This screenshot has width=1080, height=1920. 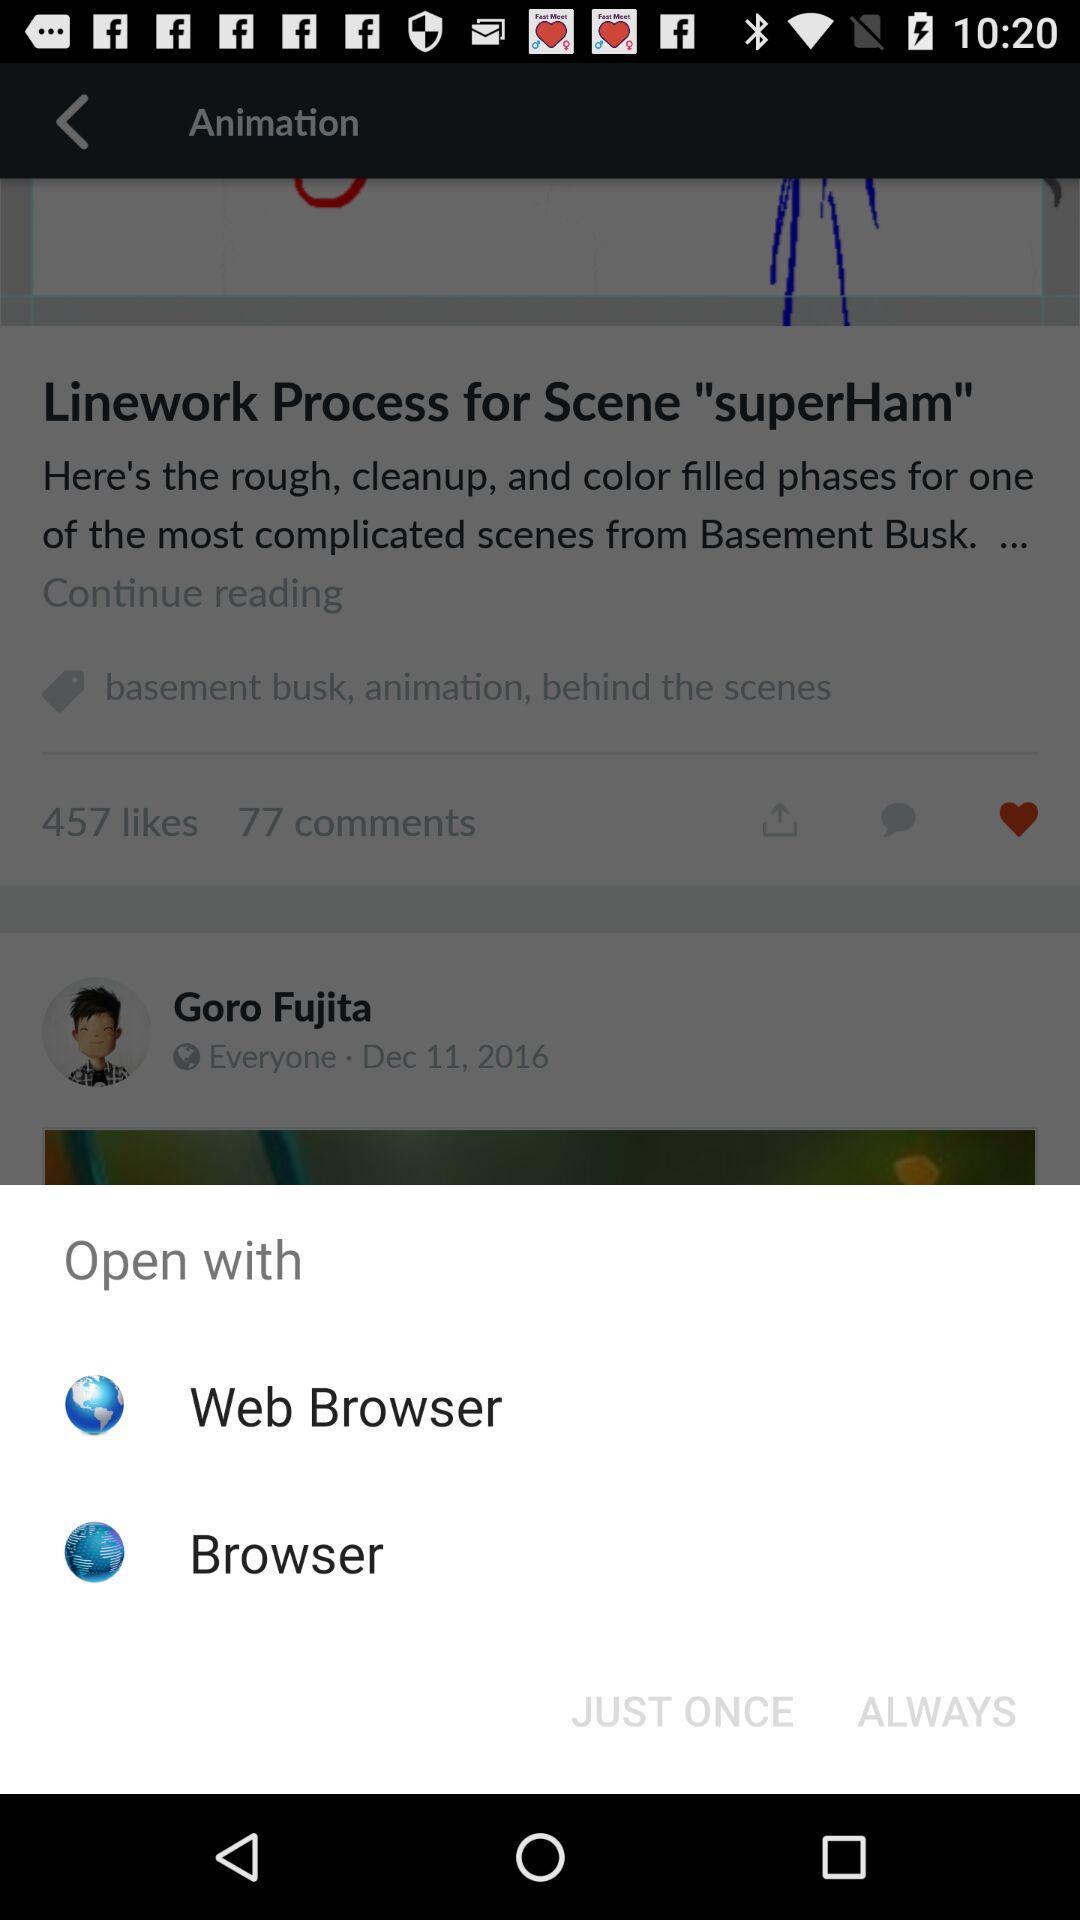 I want to click on button next to the always button, so click(x=681, y=1708).